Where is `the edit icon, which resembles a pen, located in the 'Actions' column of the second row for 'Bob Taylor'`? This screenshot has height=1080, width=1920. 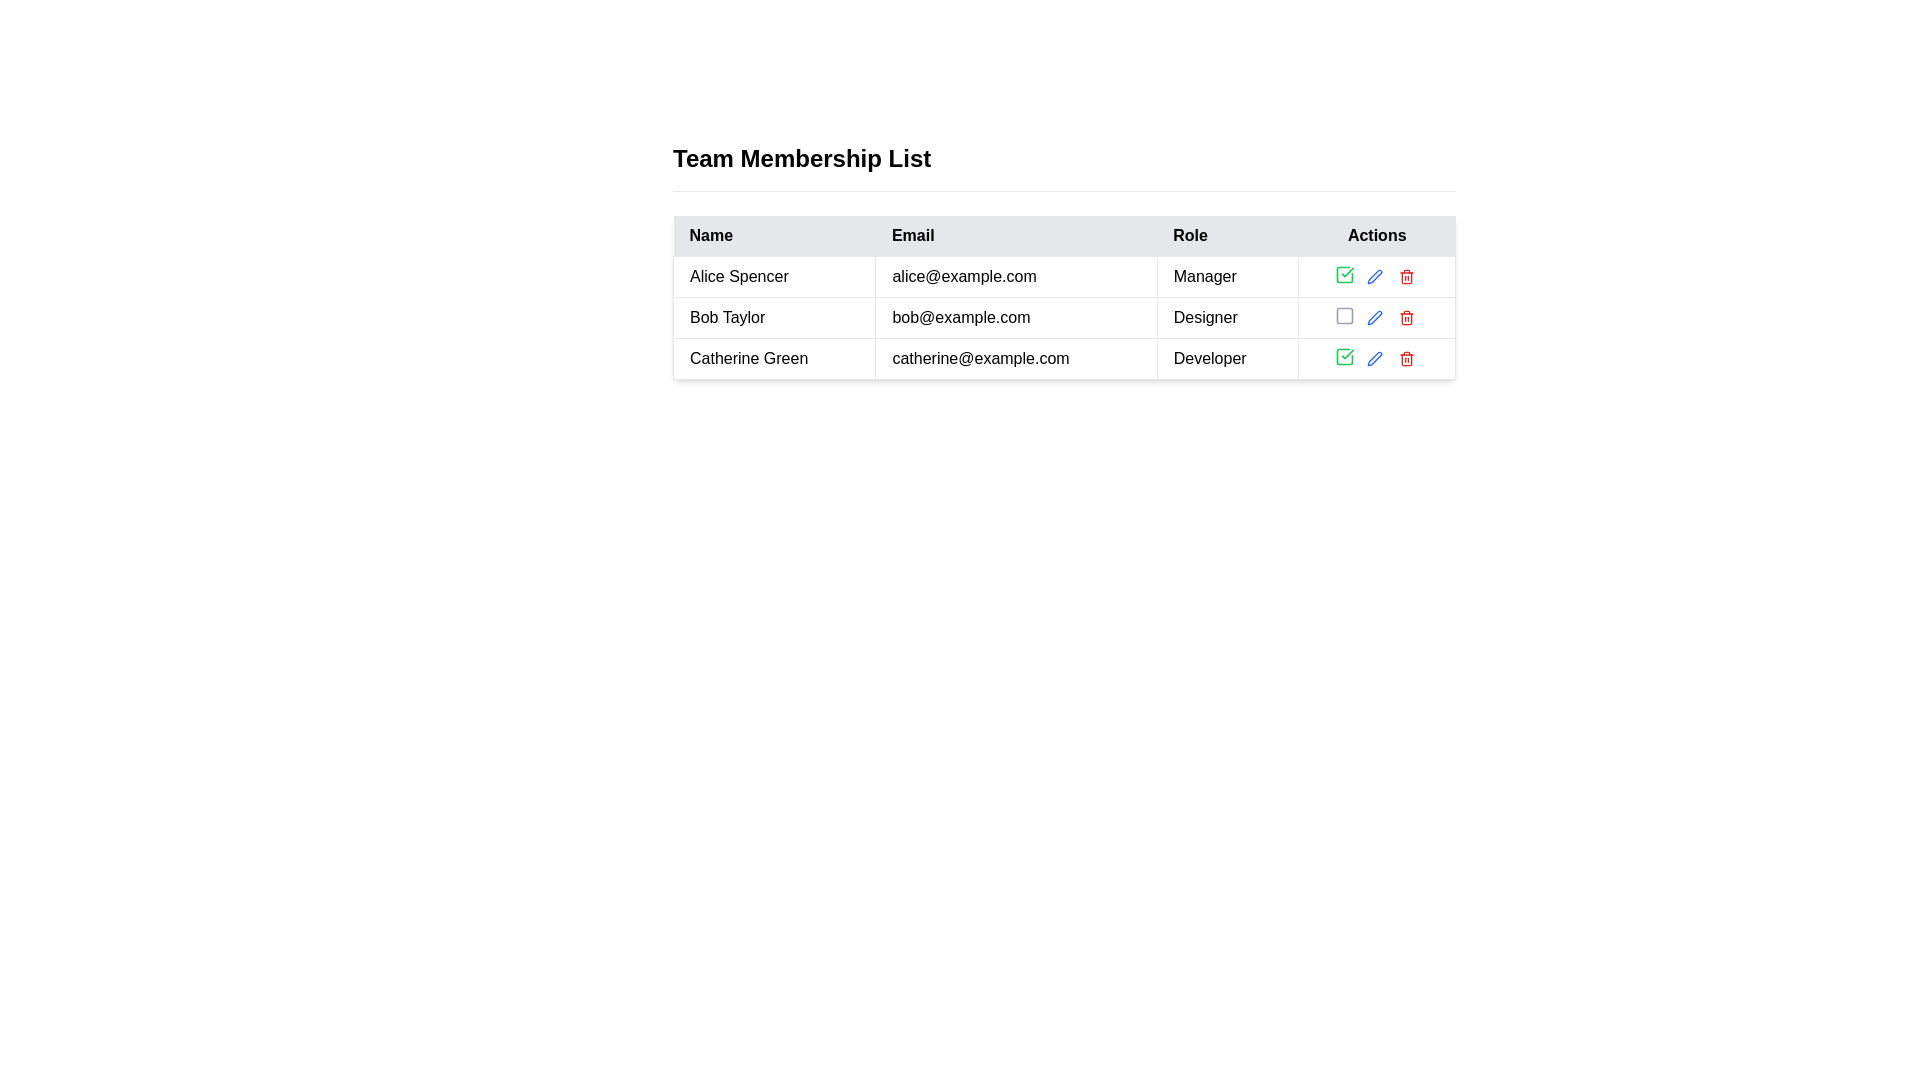 the edit icon, which resembles a pen, located in the 'Actions' column of the second row for 'Bob Taylor' is located at coordinates (1374, 277).